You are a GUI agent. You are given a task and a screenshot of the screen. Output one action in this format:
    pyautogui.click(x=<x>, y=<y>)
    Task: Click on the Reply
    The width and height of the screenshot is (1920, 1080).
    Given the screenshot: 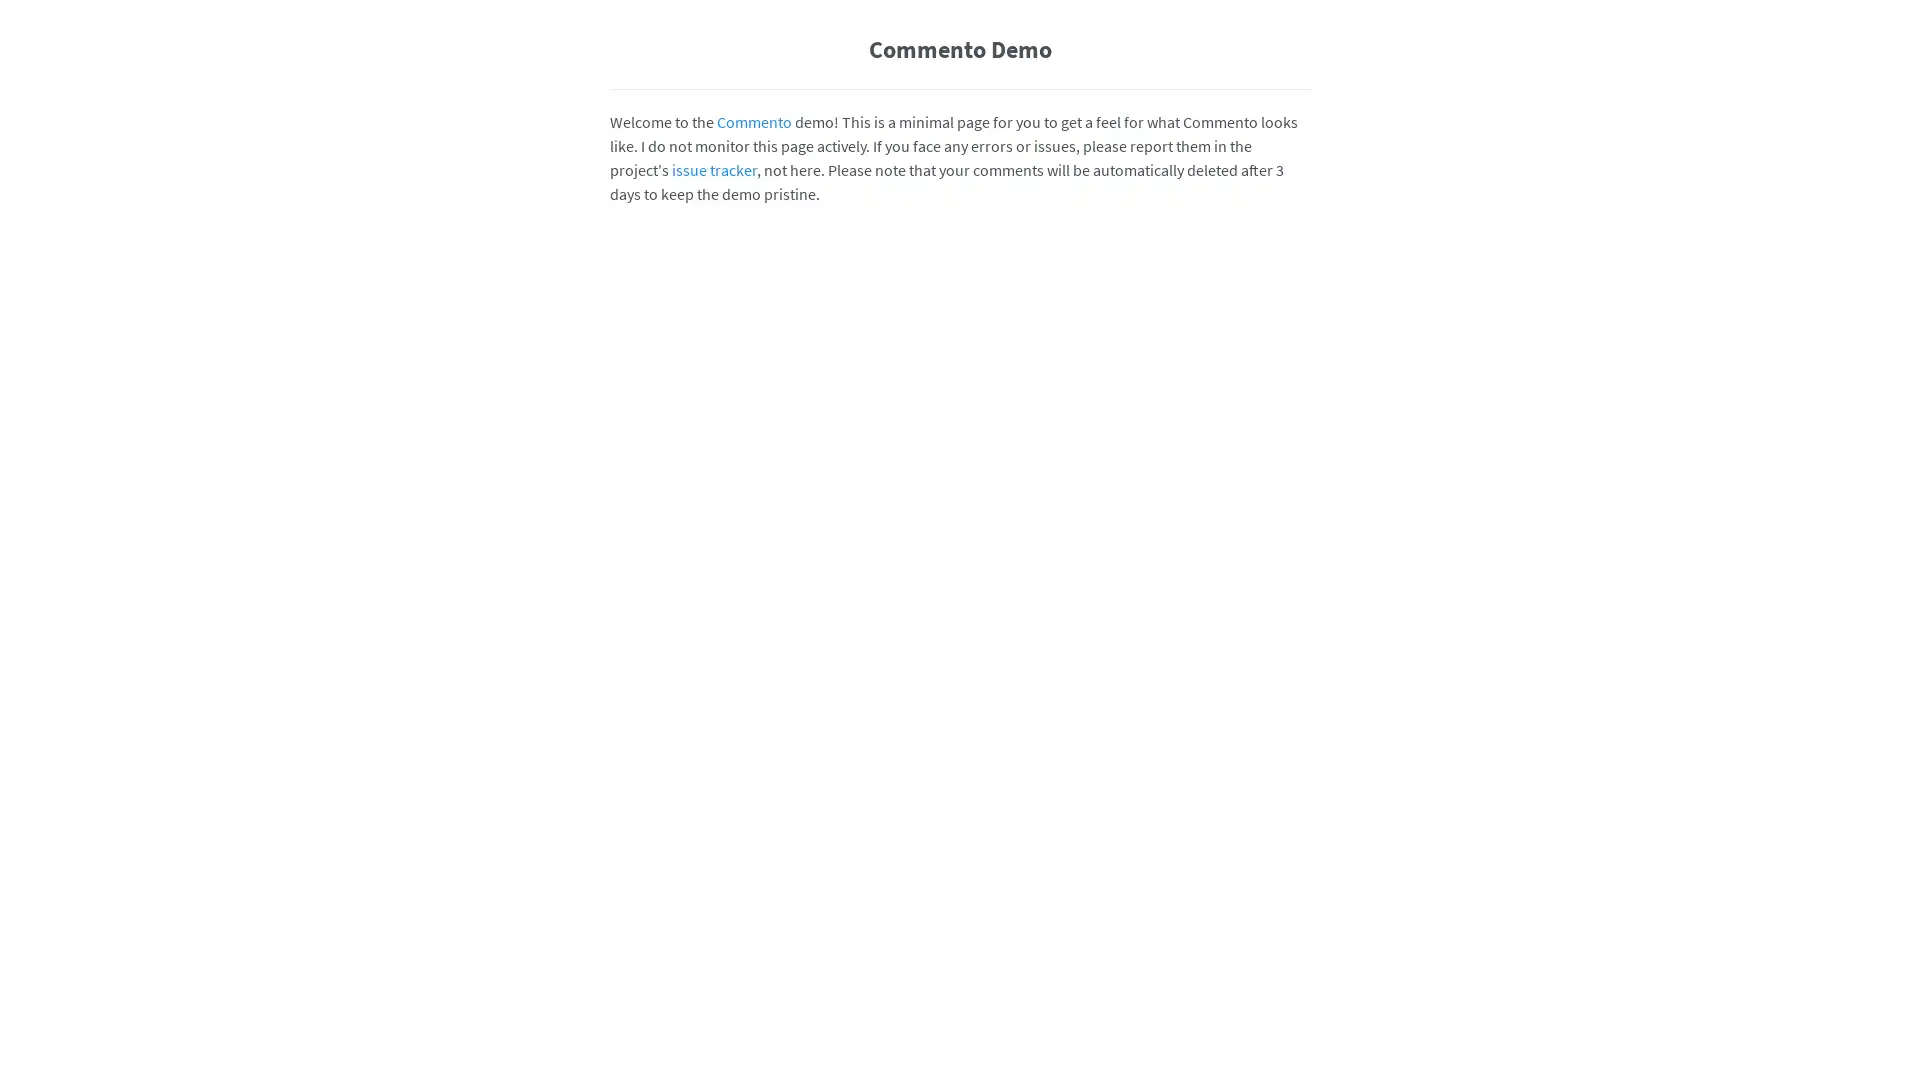 What is the action you would take?
    pyautogui.click(x=1200, y=1025)
    